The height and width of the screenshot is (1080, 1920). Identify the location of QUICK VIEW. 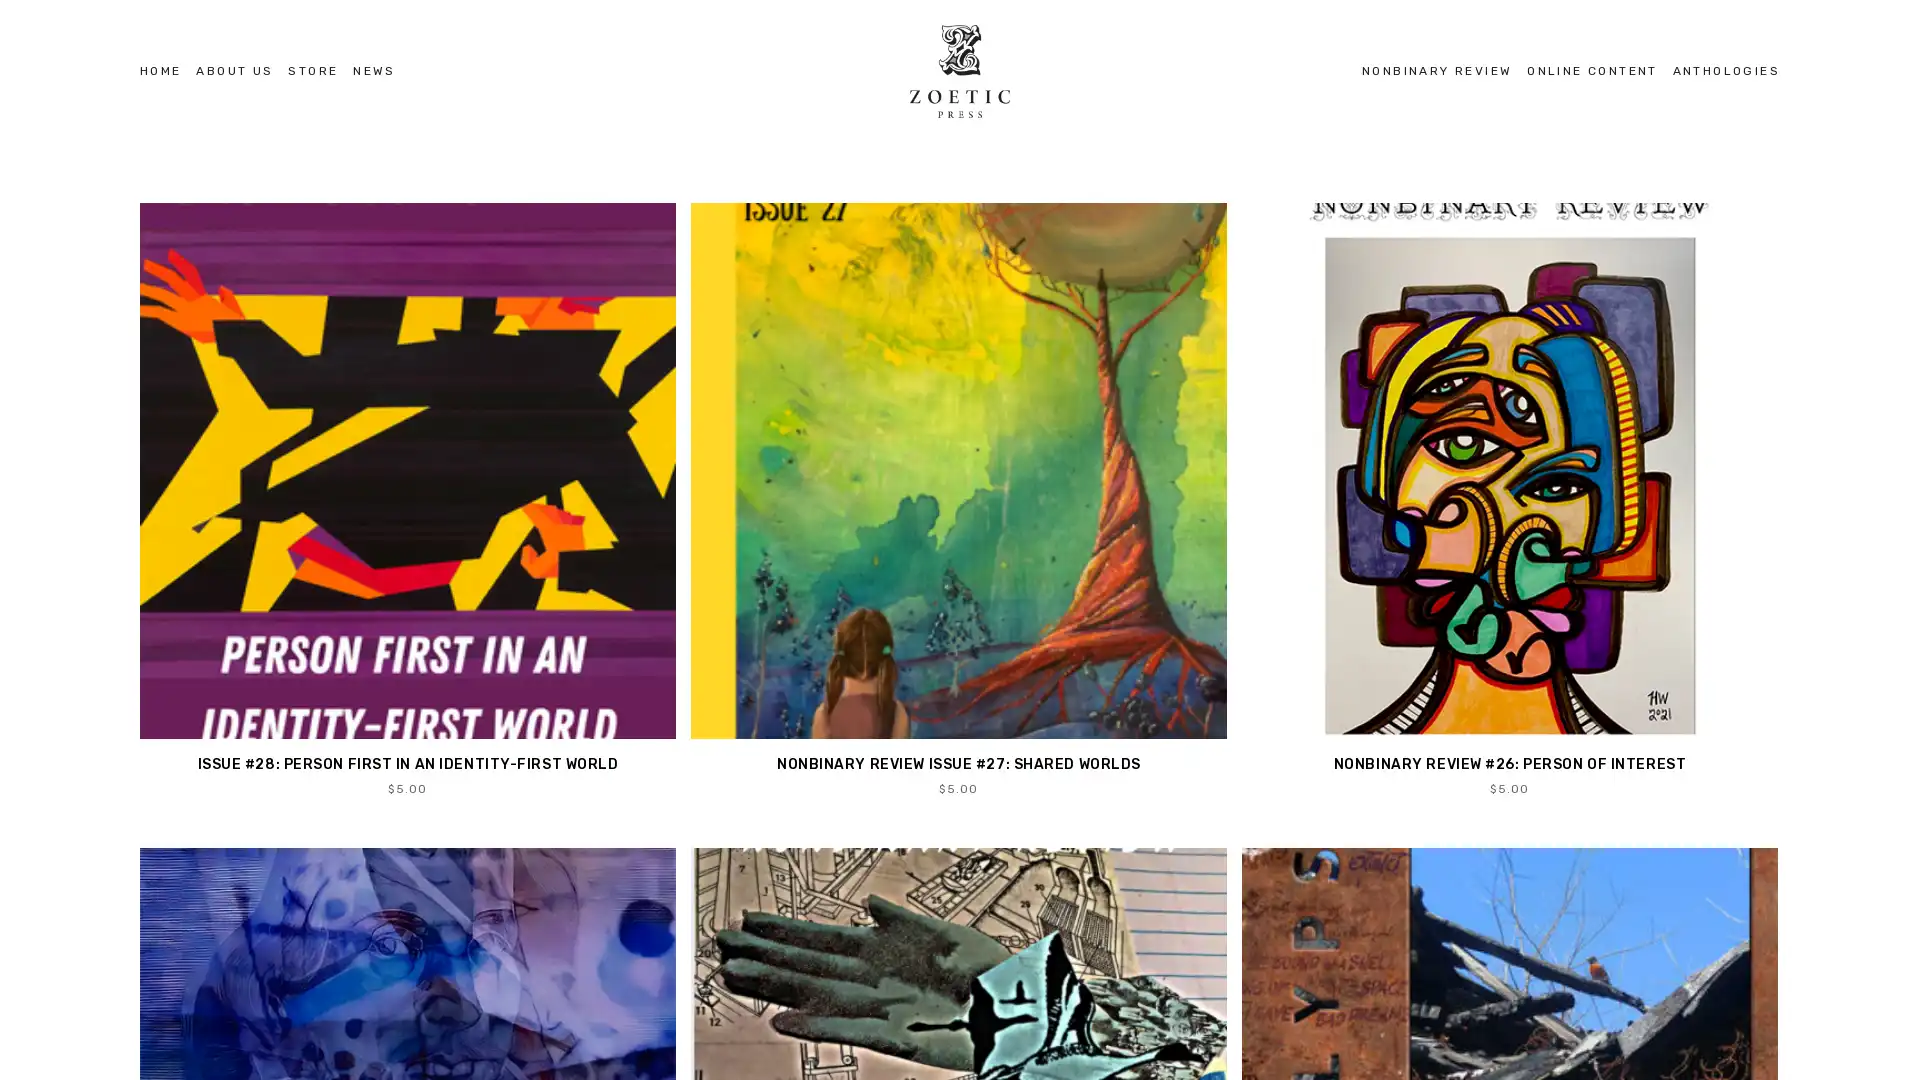
(1509, 499).